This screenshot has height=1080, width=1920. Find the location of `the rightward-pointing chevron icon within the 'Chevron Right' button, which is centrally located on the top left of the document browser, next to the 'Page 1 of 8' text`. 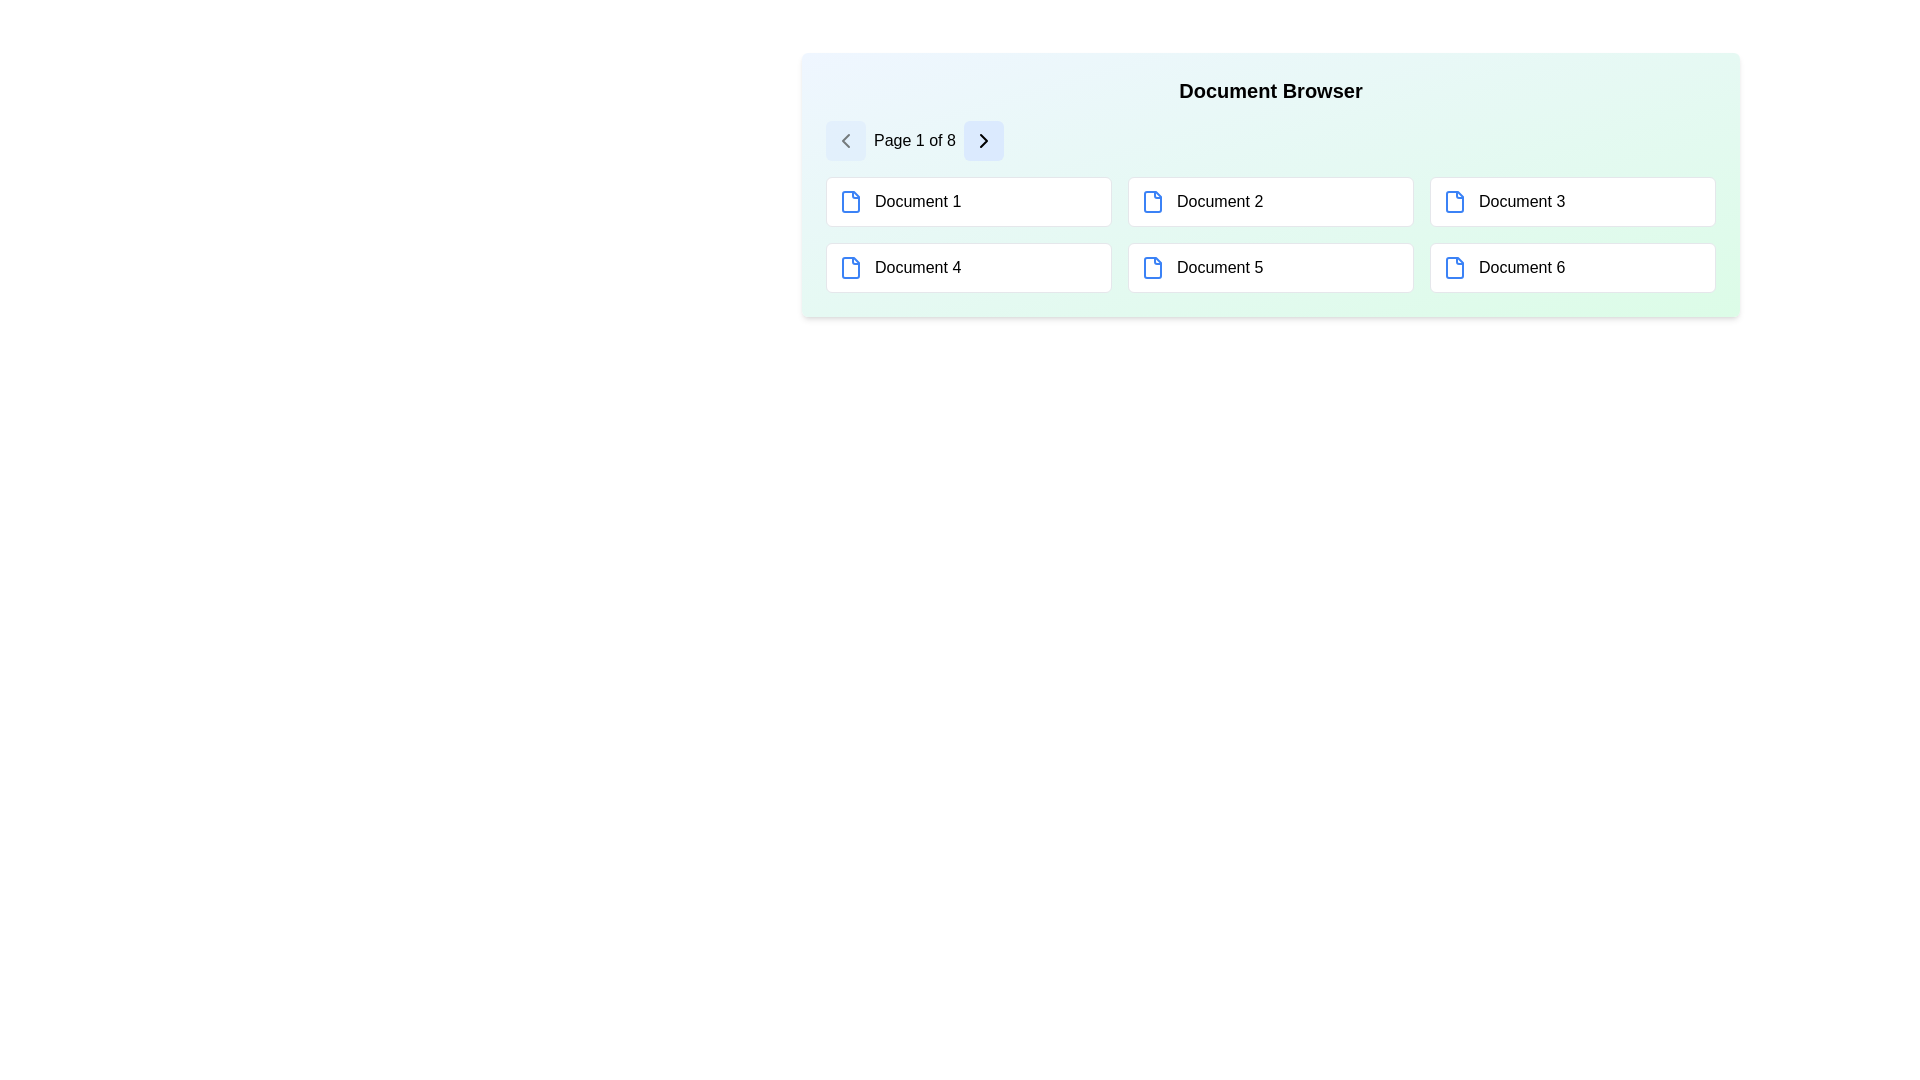

the rightward-pointing chevron icon within the 'Chevron Right' button, which is centrally located on the top left of the document browser, next to the 'Page 1 of 8' text is located at coordinates (983, 140).